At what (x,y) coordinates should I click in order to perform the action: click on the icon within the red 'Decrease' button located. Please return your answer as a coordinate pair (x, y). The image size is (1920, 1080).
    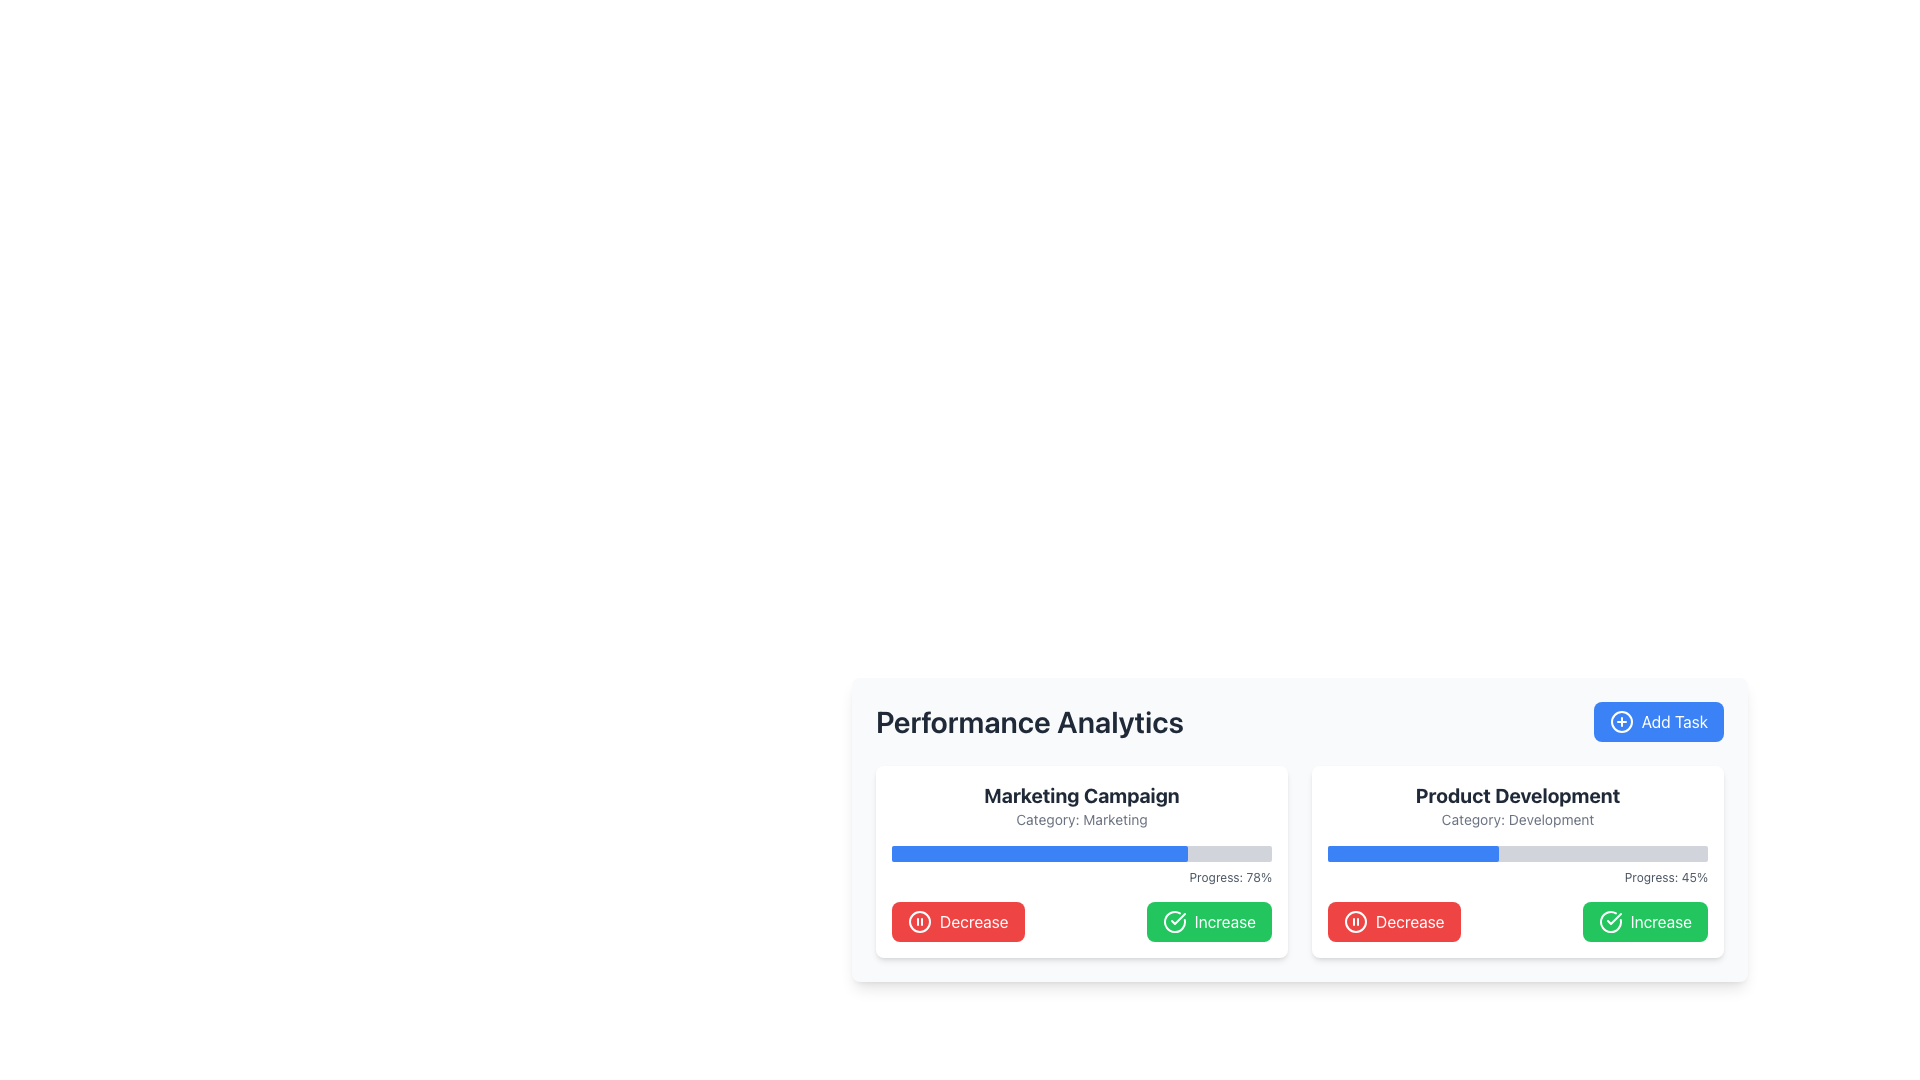
    Looking at the image, I should click on (919, 921).